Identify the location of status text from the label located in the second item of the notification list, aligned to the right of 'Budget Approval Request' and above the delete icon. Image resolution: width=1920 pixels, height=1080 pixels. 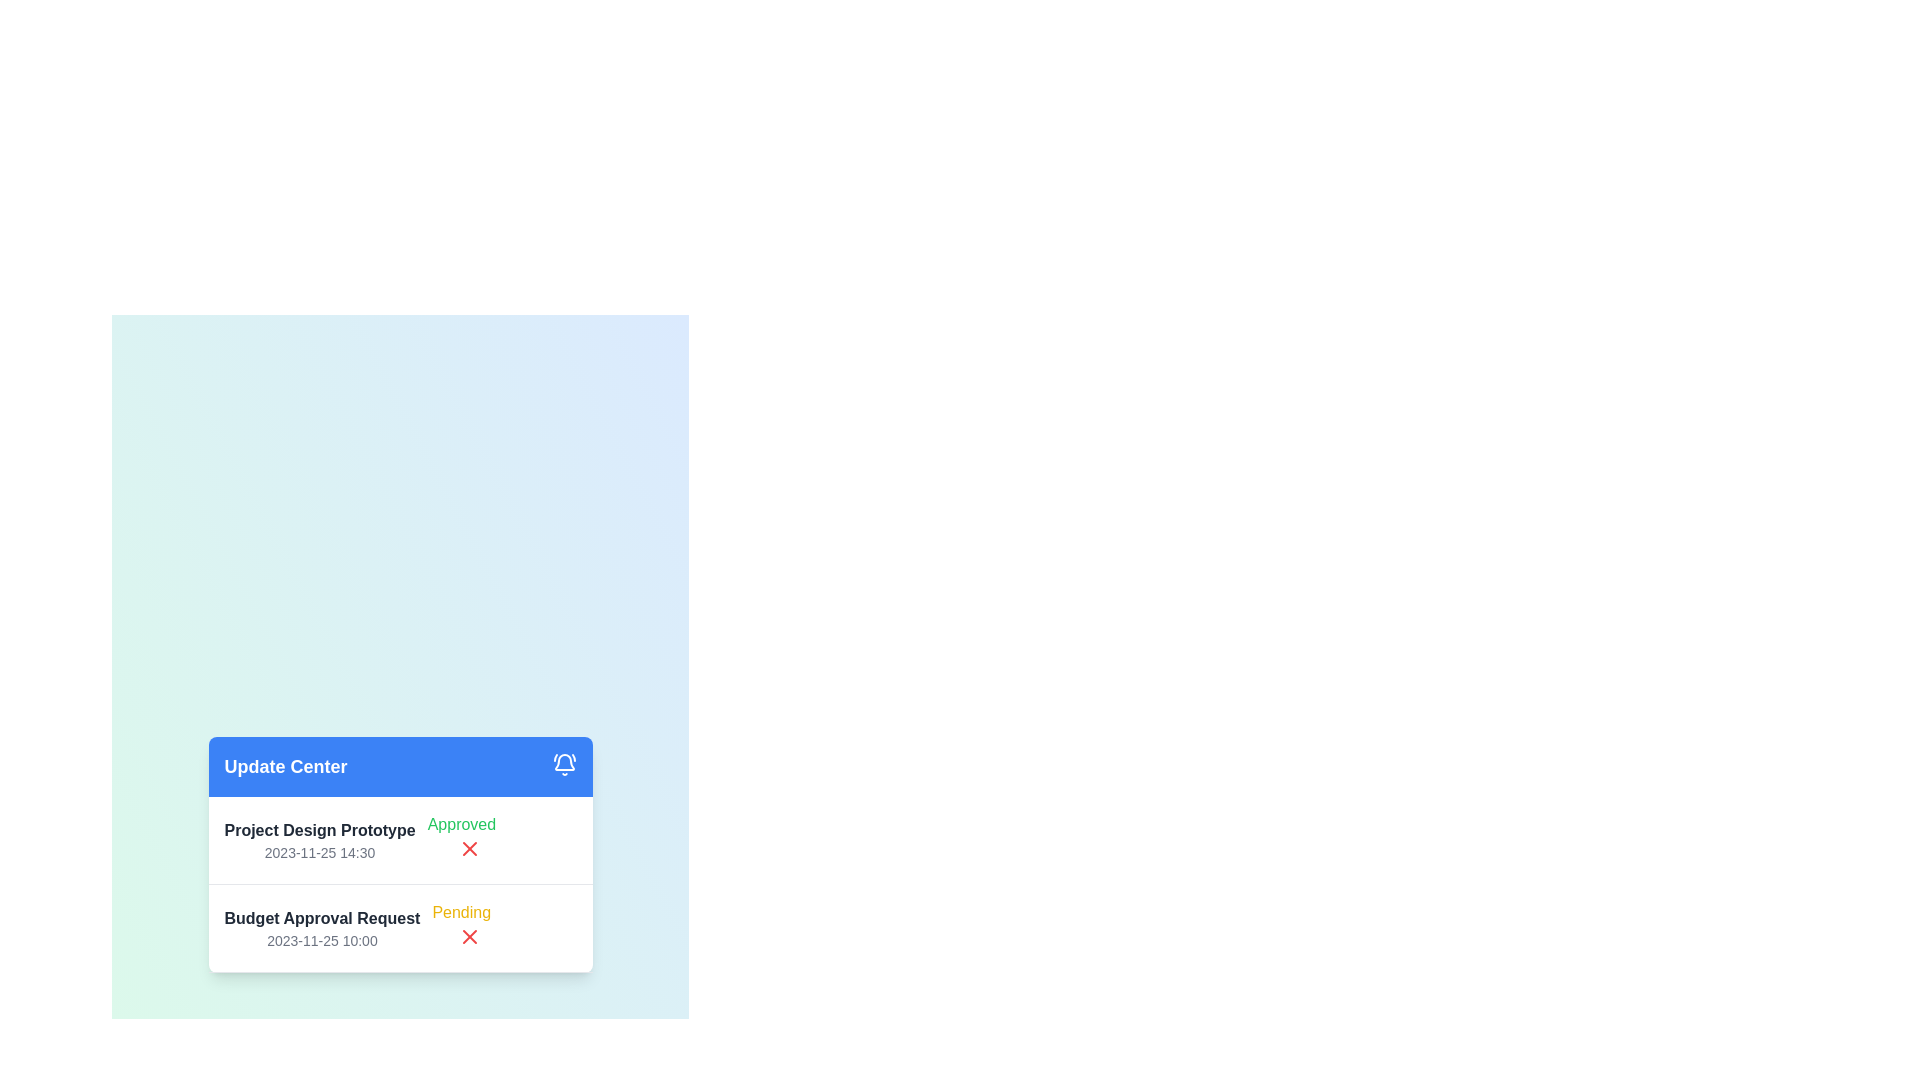
(460, 913).